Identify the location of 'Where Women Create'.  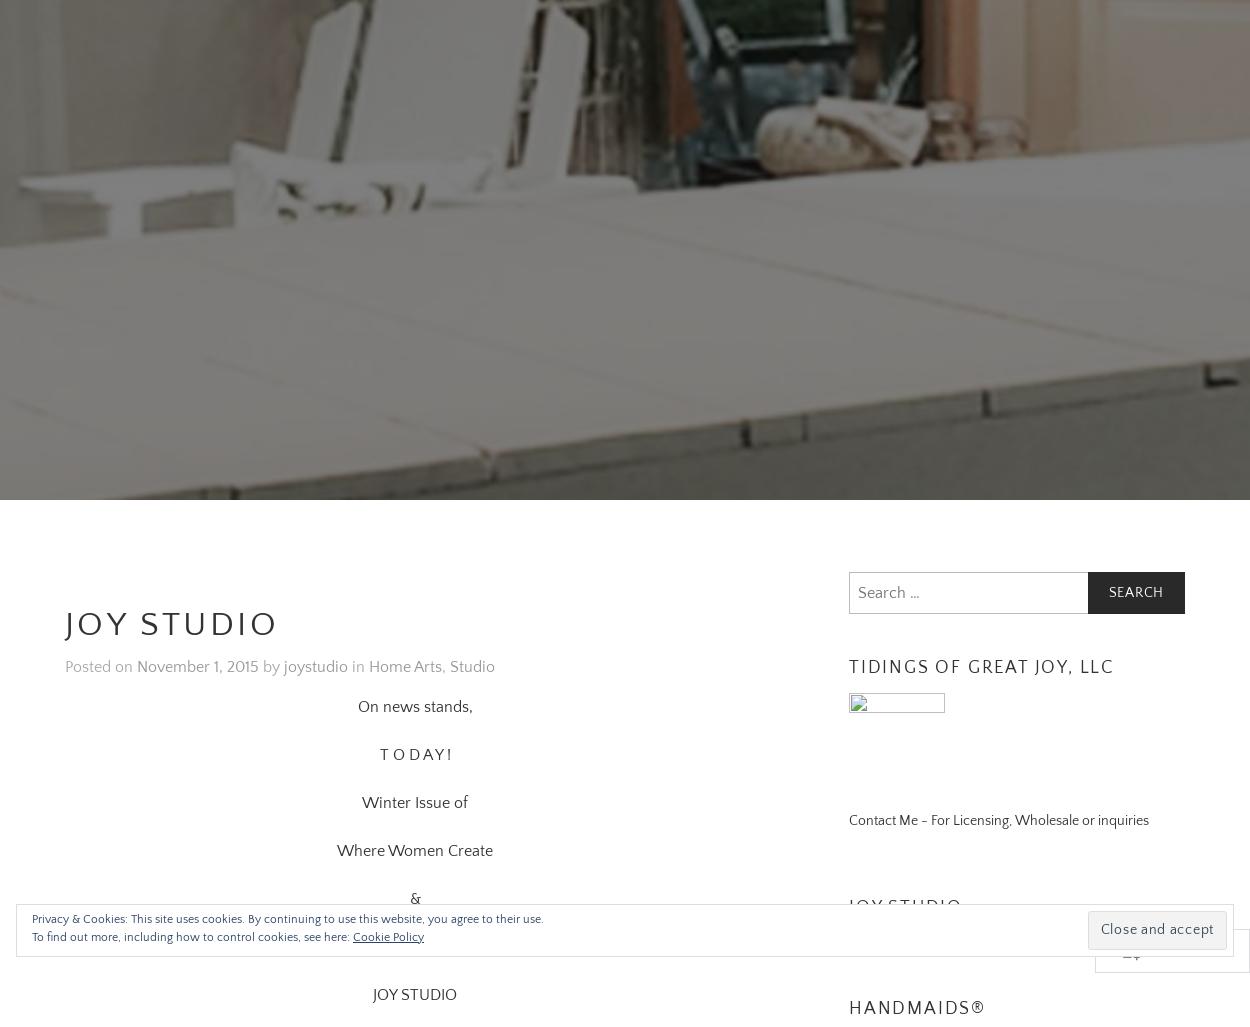
(415, 827).